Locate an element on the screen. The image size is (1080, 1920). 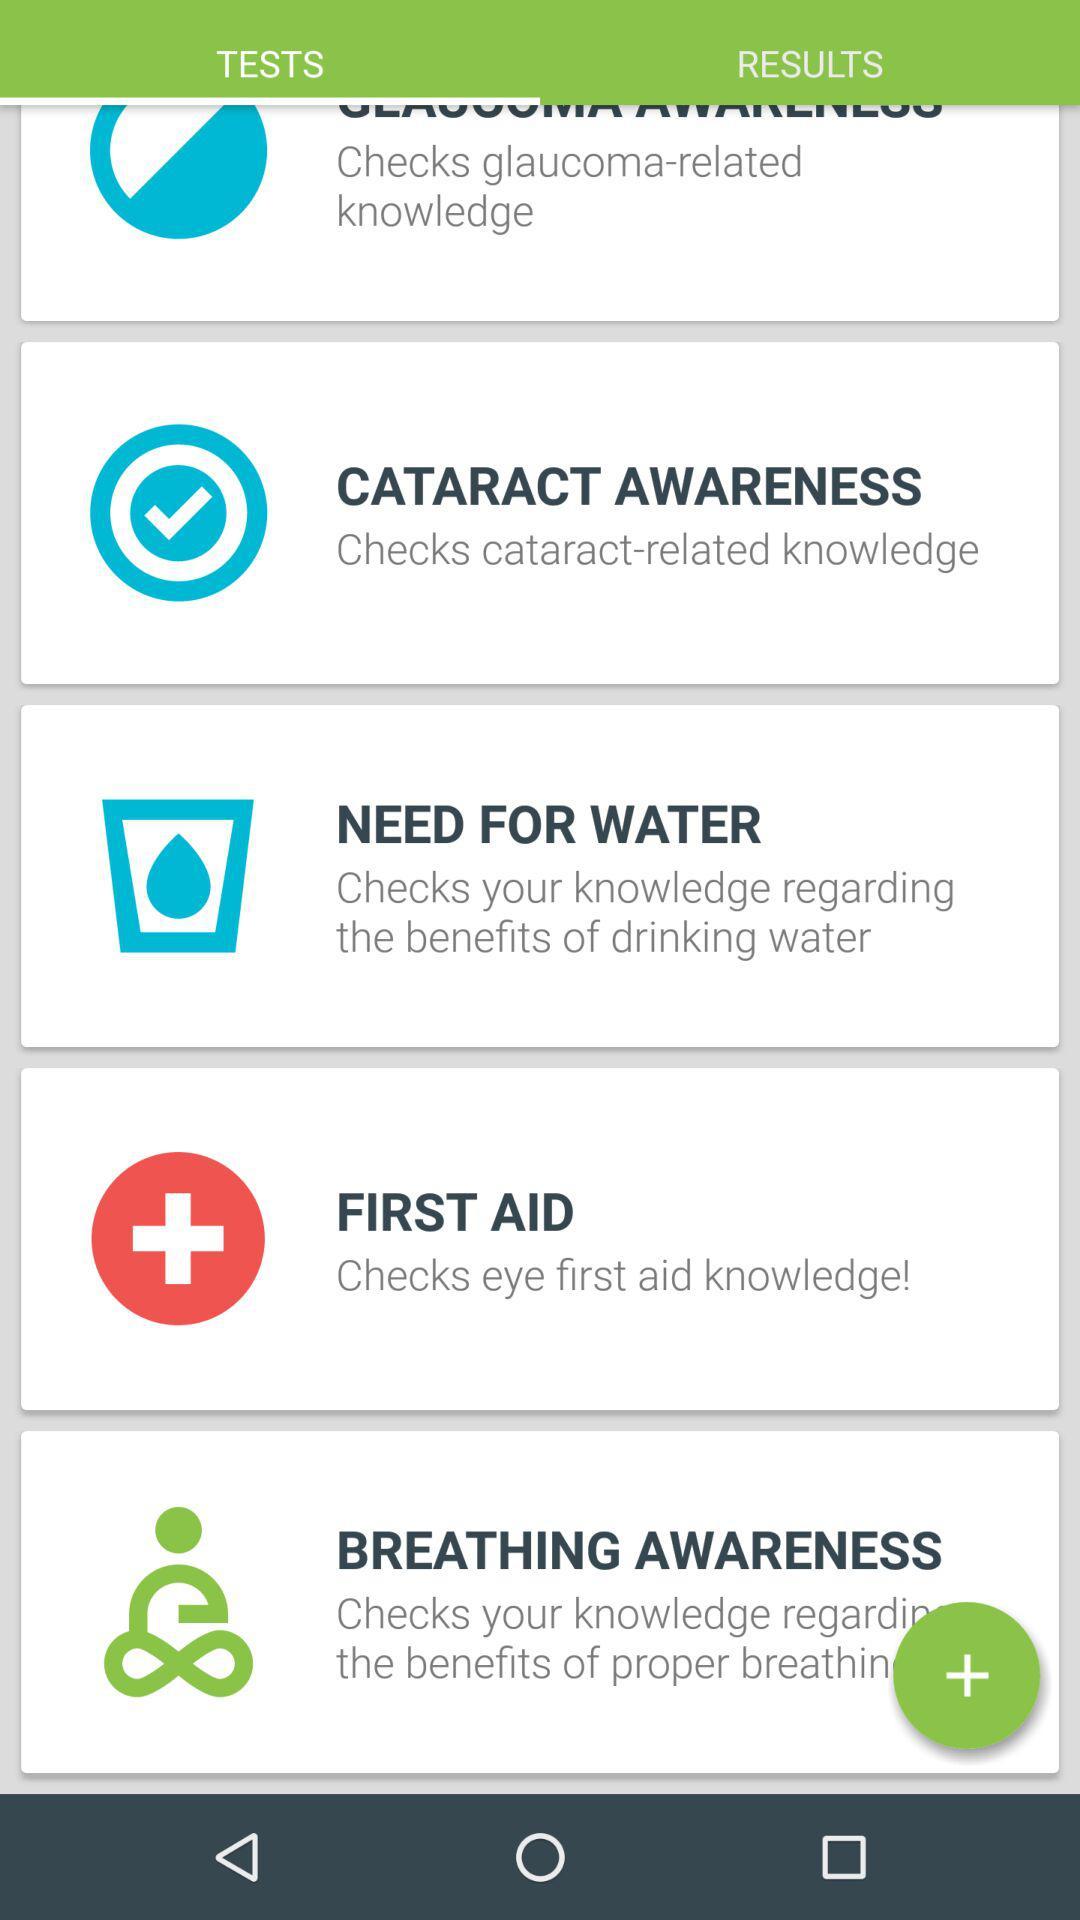
the results icon is located at coordinates (810, 52).